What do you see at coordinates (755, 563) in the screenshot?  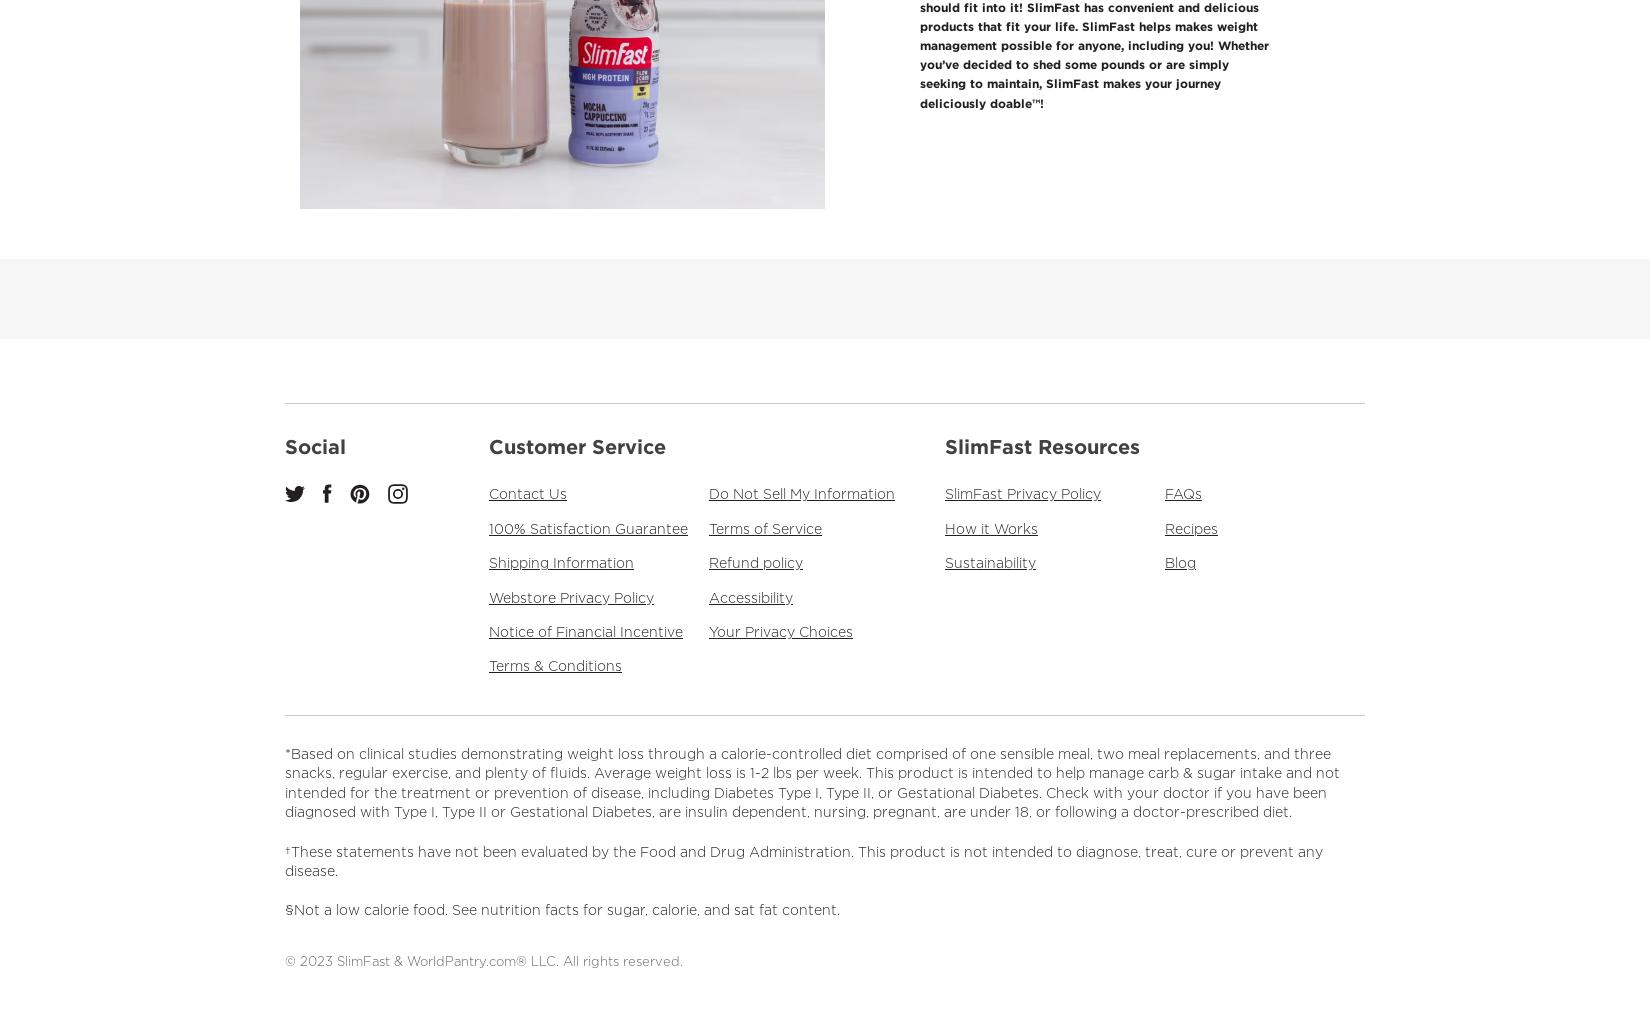 I see `'Refund policy'` at bounding box center [755, 563].